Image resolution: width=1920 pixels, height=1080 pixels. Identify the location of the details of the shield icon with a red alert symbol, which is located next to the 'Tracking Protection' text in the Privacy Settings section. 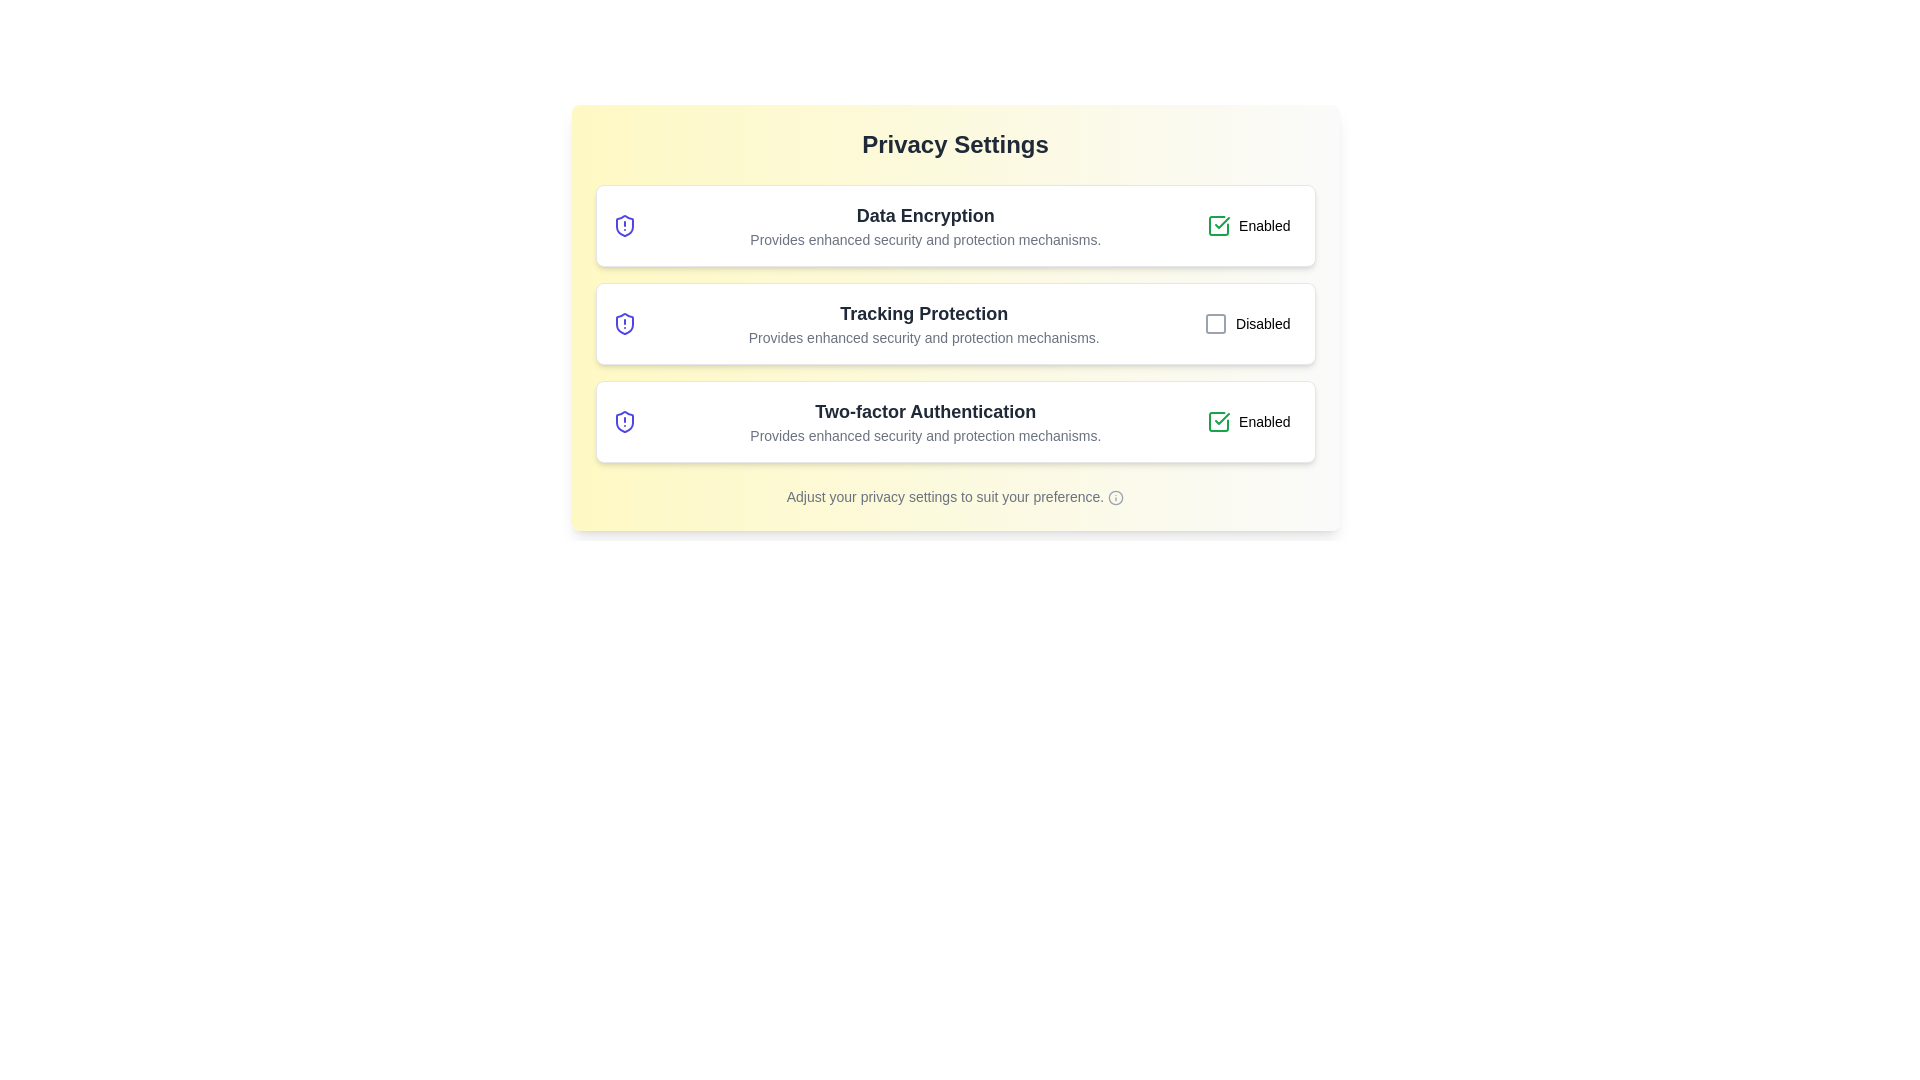
(623, 323).